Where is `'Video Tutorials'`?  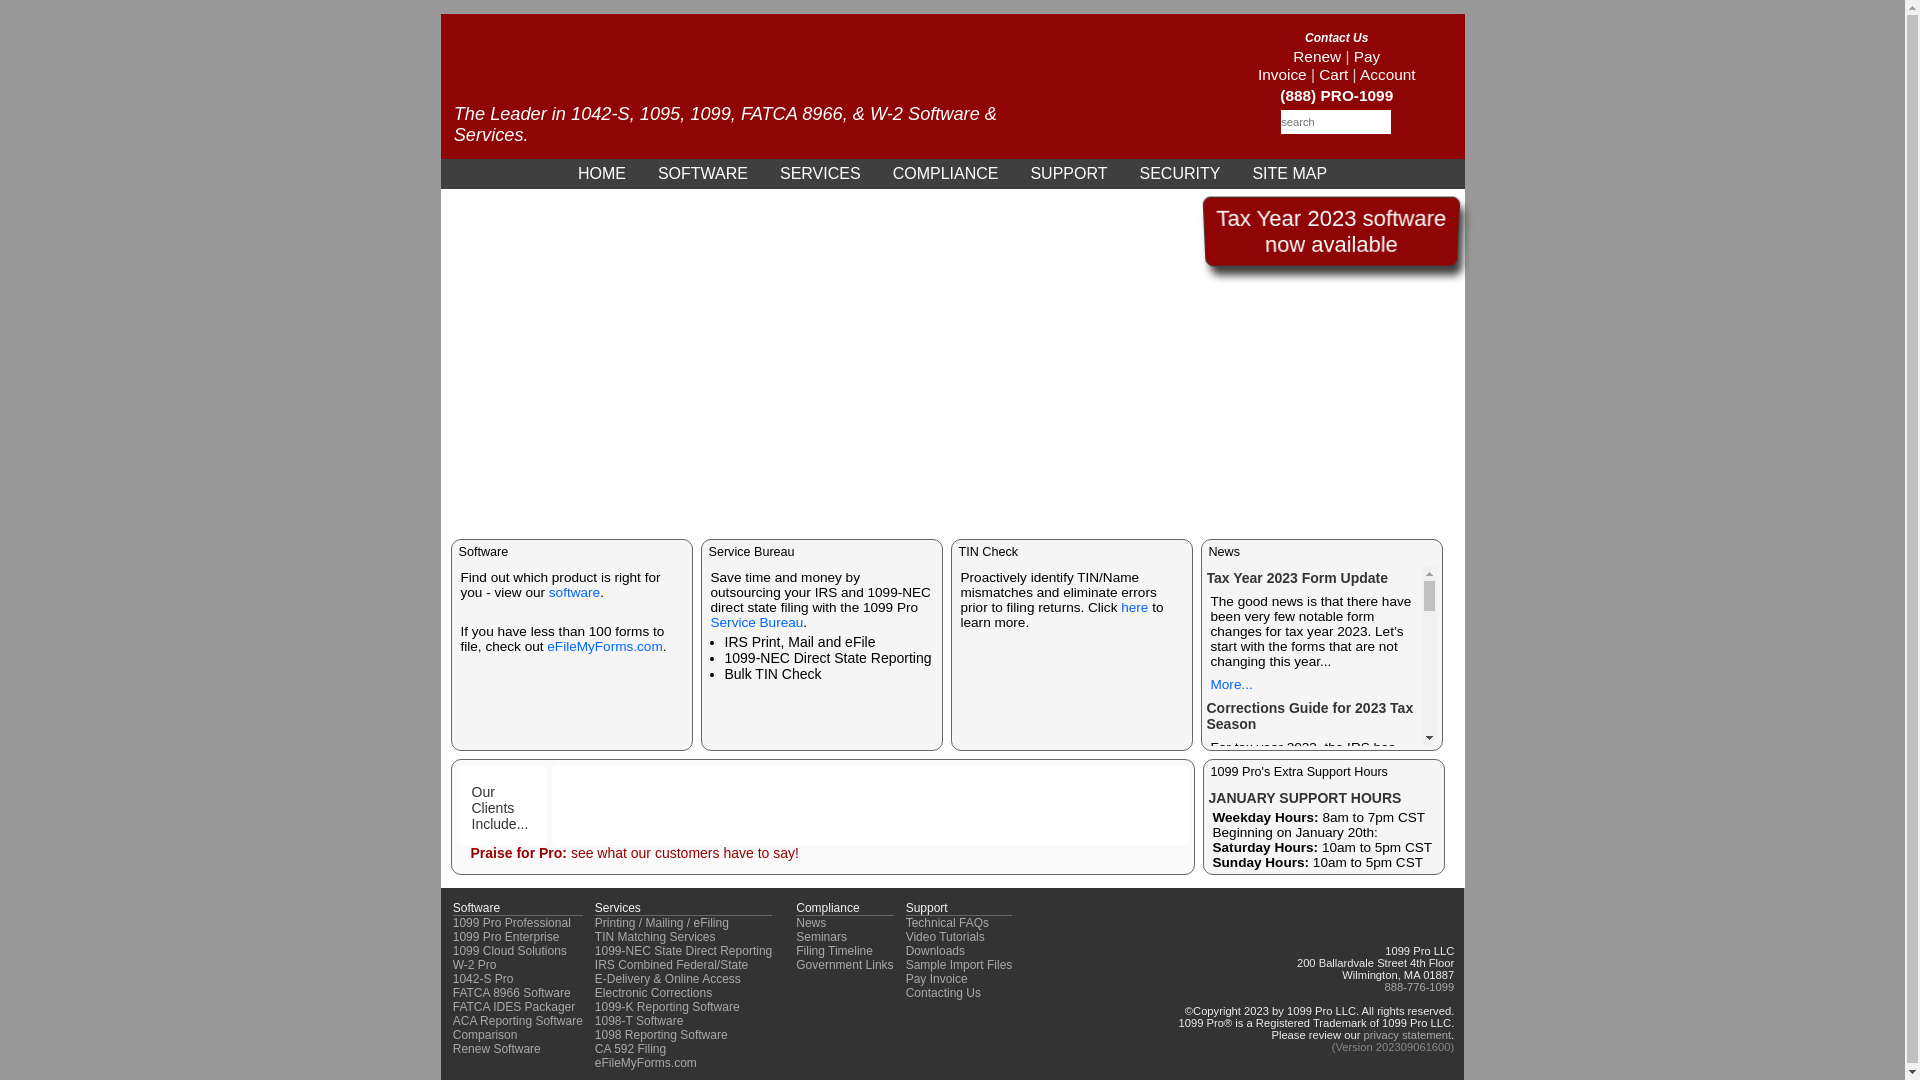
'Video Tutorials' is located at coordinates (905, 937).